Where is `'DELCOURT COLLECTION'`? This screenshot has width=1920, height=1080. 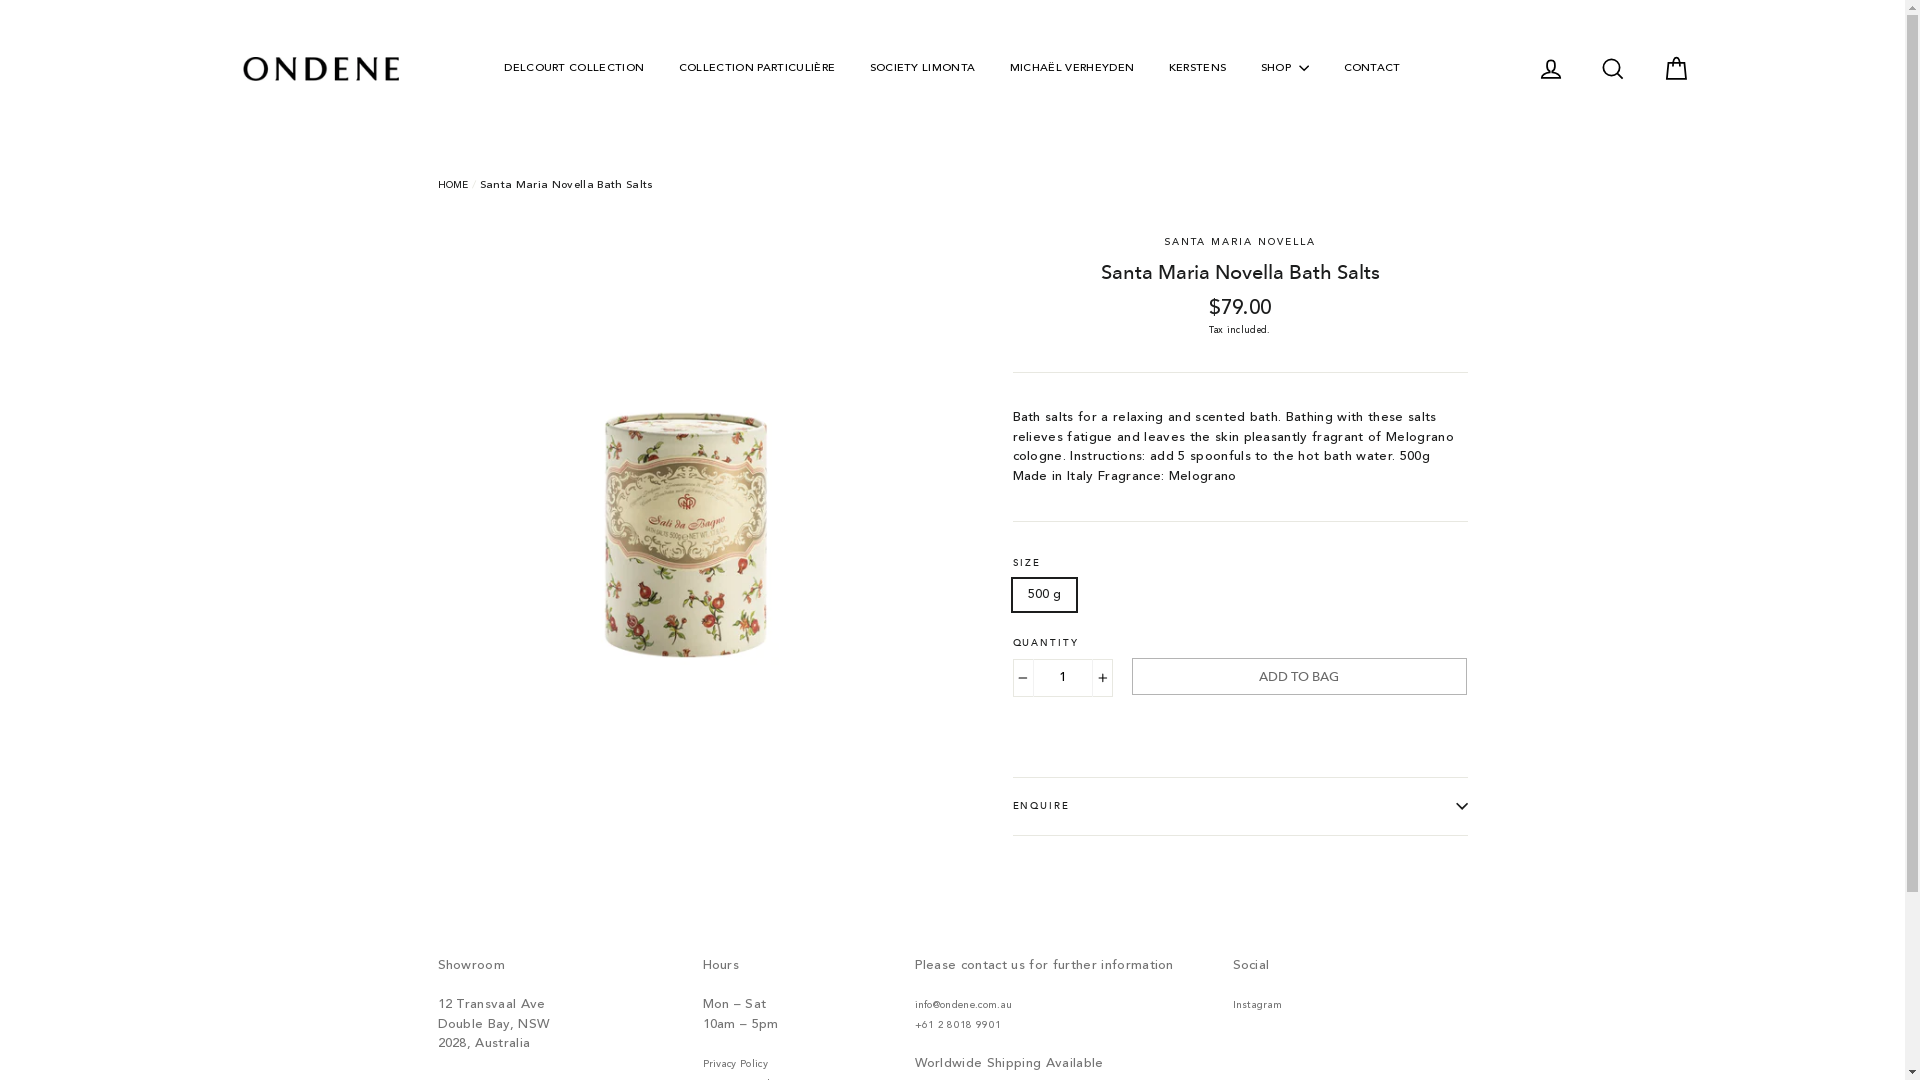 'DELCOURT COLLECTION' is located at coordinates (573, 68).